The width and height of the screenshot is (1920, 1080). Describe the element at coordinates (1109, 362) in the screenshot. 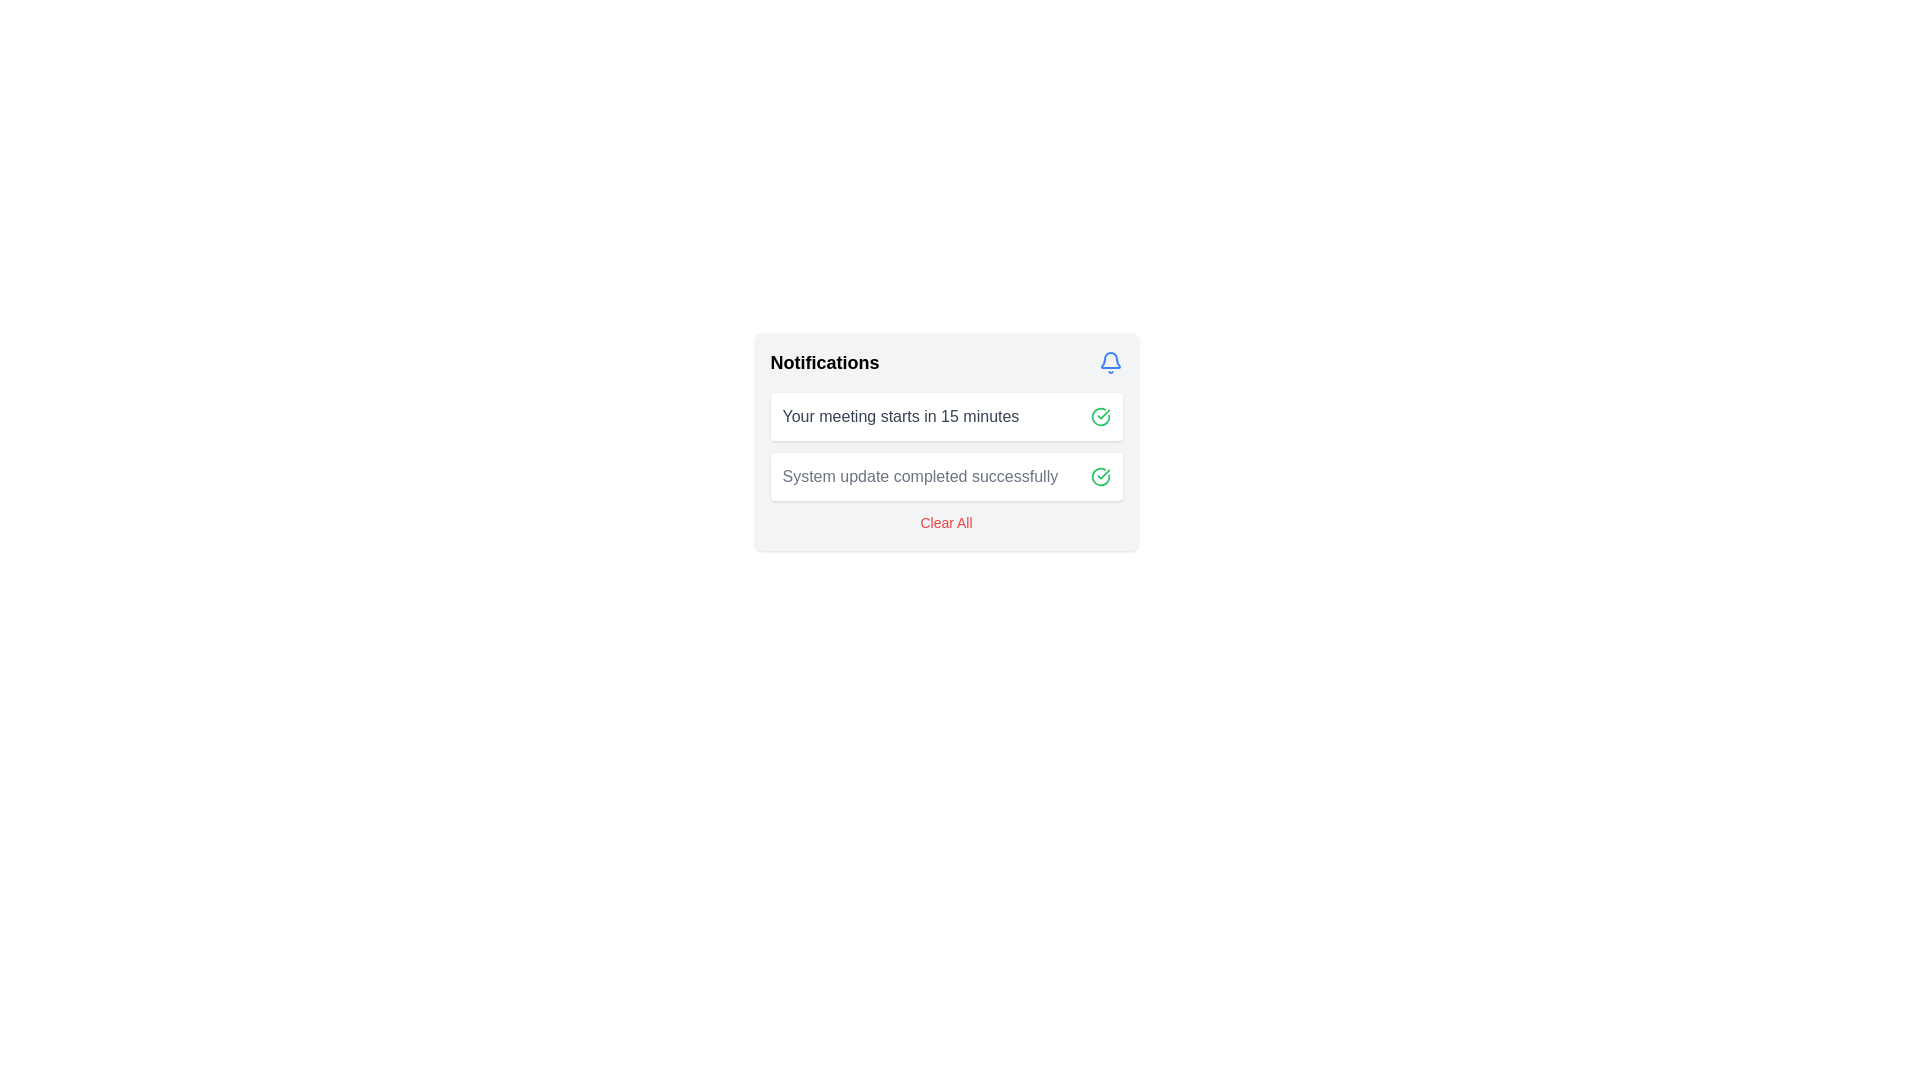

I see `the decorative bell icon located in the header of the 'Notifications' section, aligned to the far right of the header text 'Notifications'` at that location.